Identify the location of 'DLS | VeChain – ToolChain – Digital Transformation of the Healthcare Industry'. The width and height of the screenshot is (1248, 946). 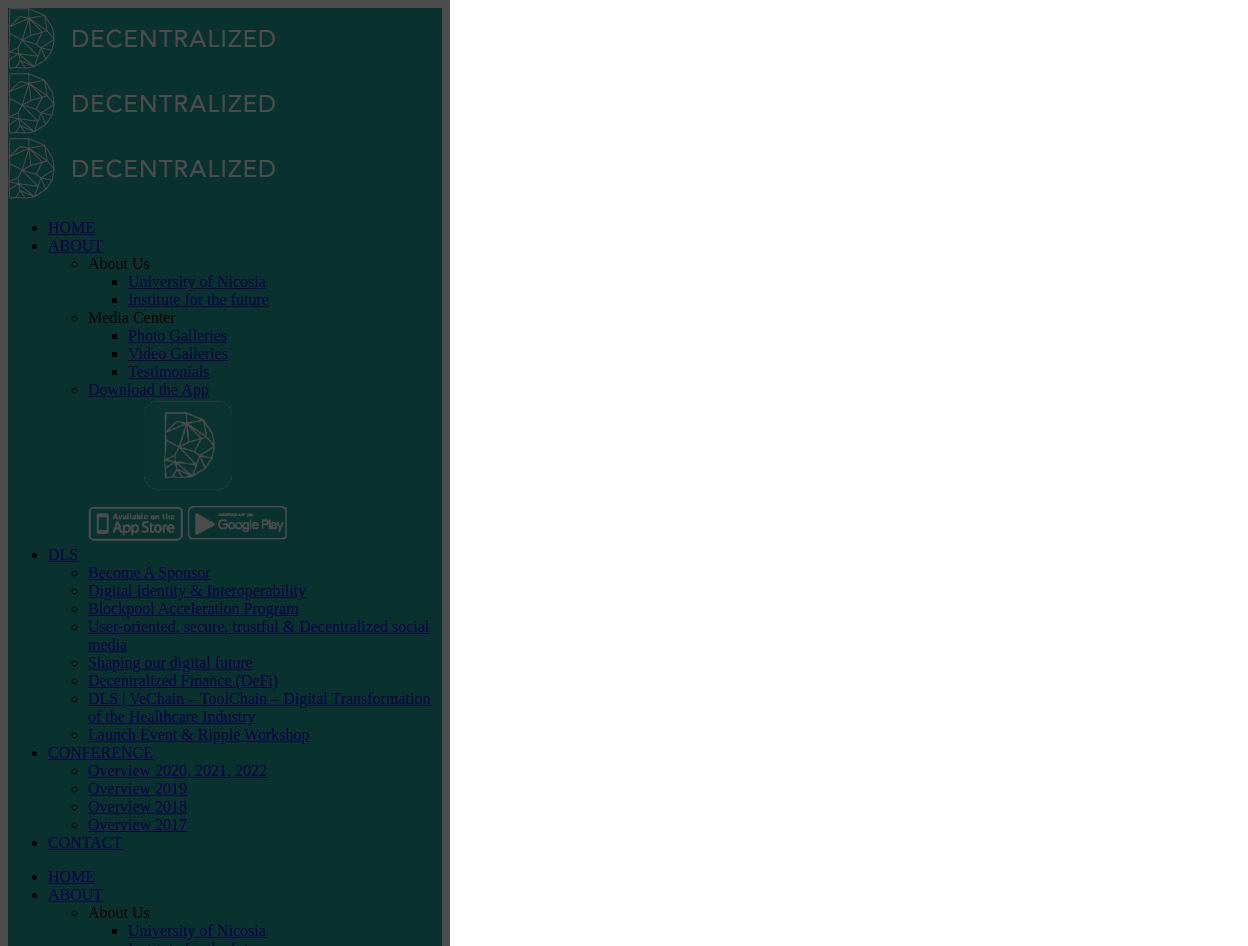
(258, 707).